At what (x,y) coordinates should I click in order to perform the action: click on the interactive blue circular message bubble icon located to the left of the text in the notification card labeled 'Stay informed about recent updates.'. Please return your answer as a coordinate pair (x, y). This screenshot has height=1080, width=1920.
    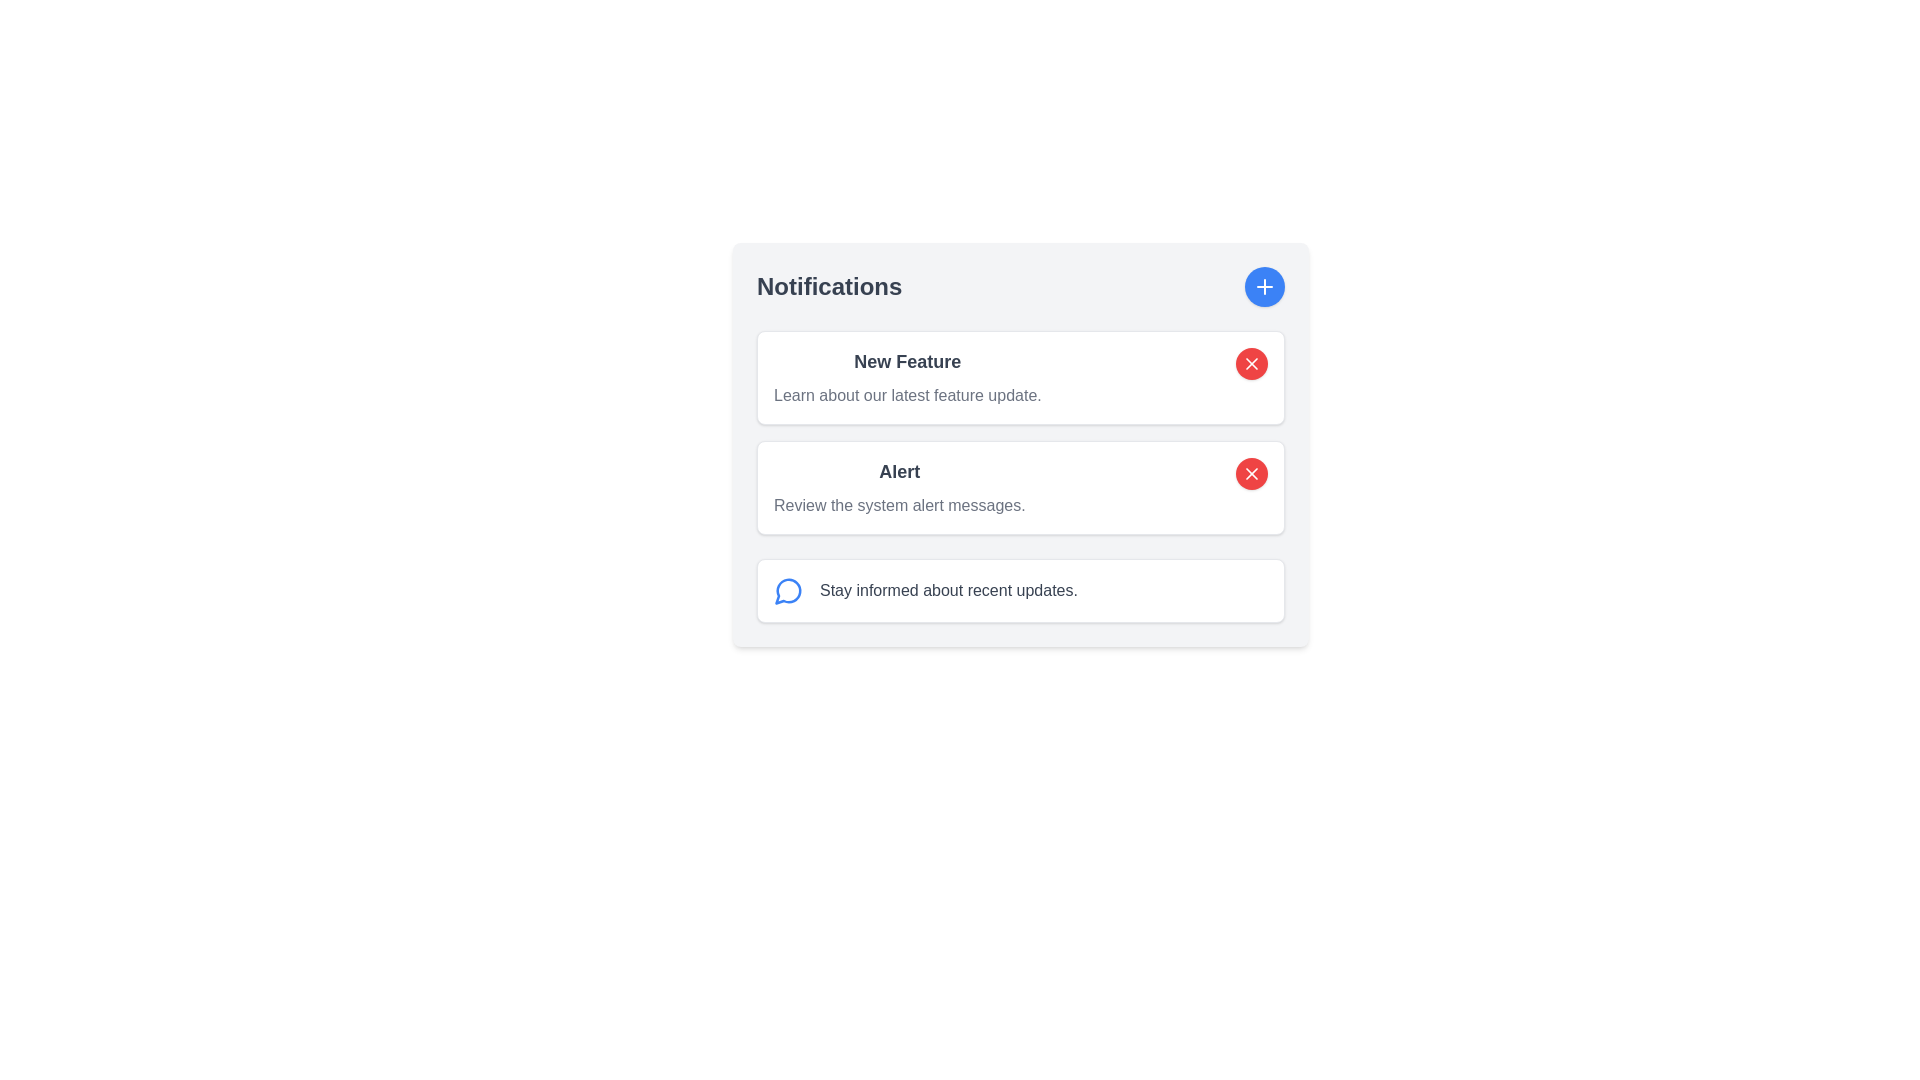
    Looking at the image, I should click on (787, 589).